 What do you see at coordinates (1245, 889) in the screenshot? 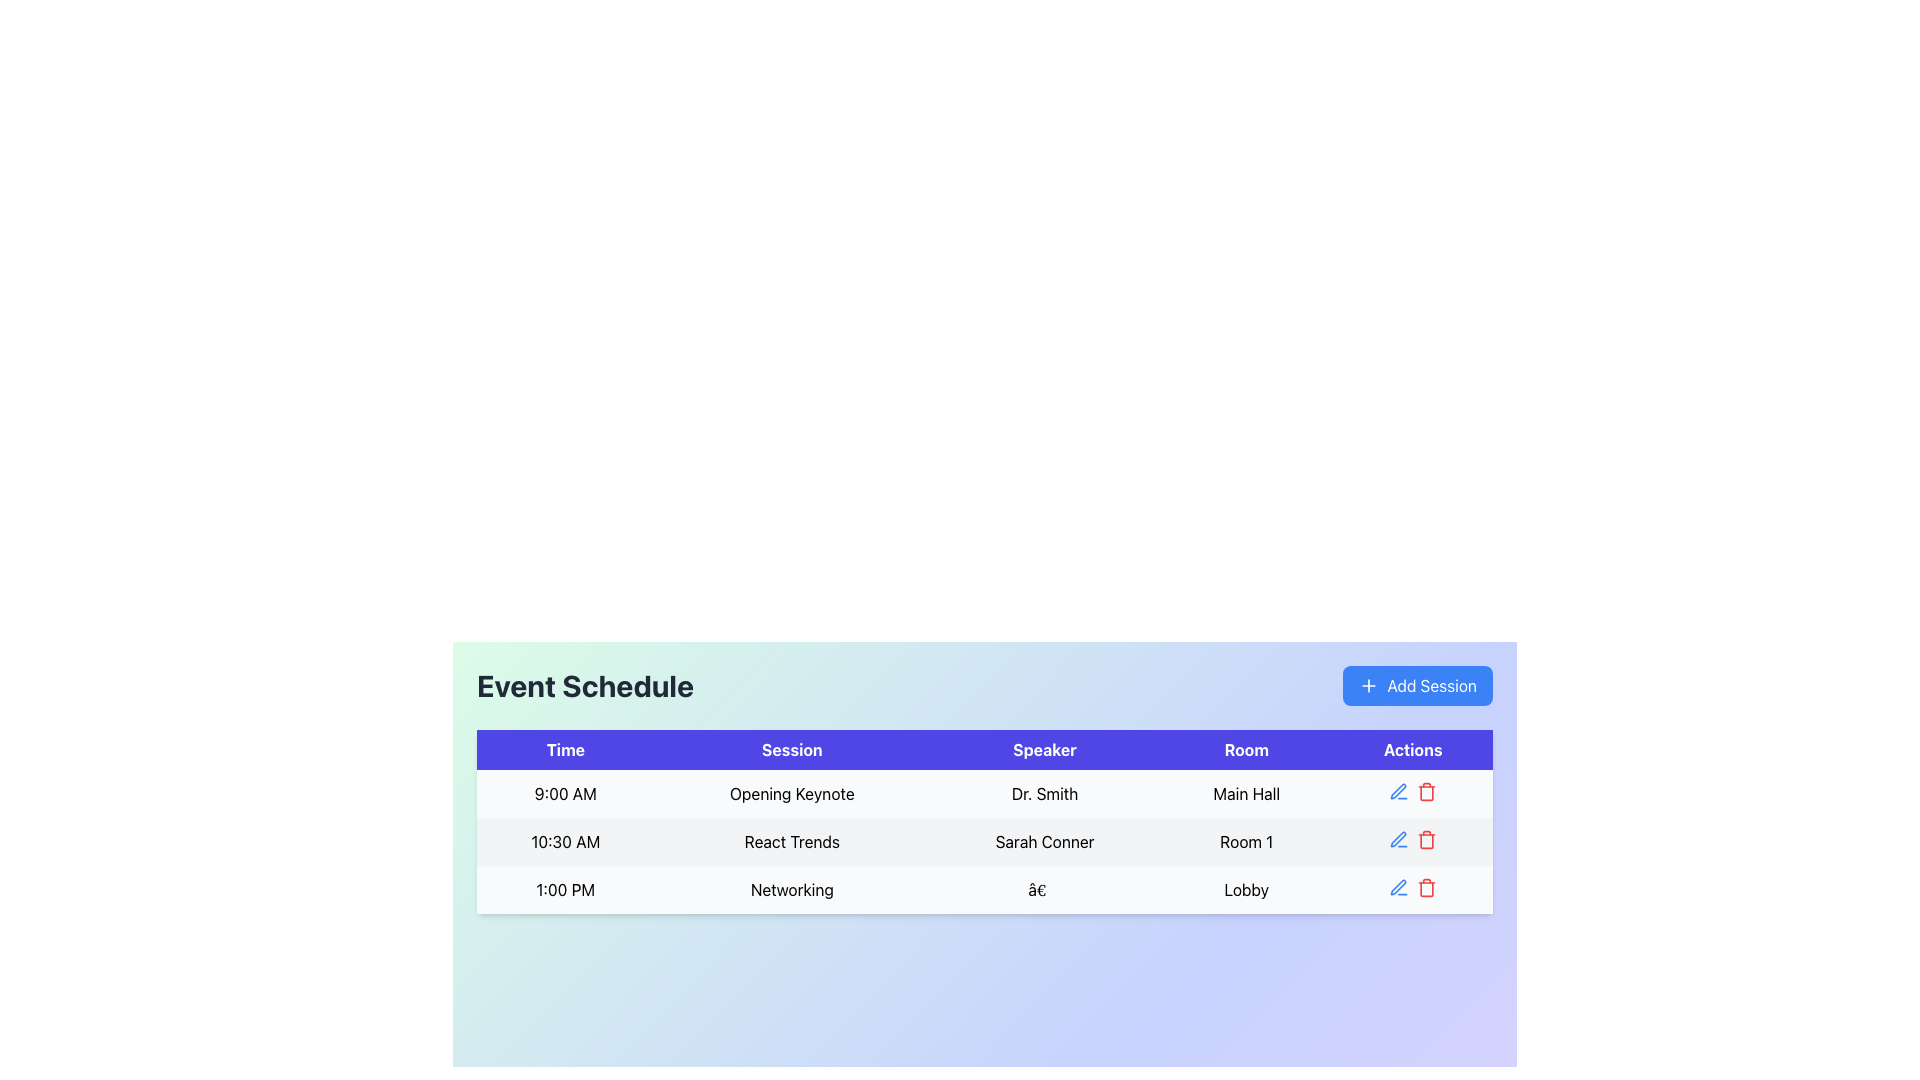
I see `the text label displaying 'Lobby' in the 'Event Schedule' table, located in the third row under the 'Room' column` at bounding box center [1245, 889].